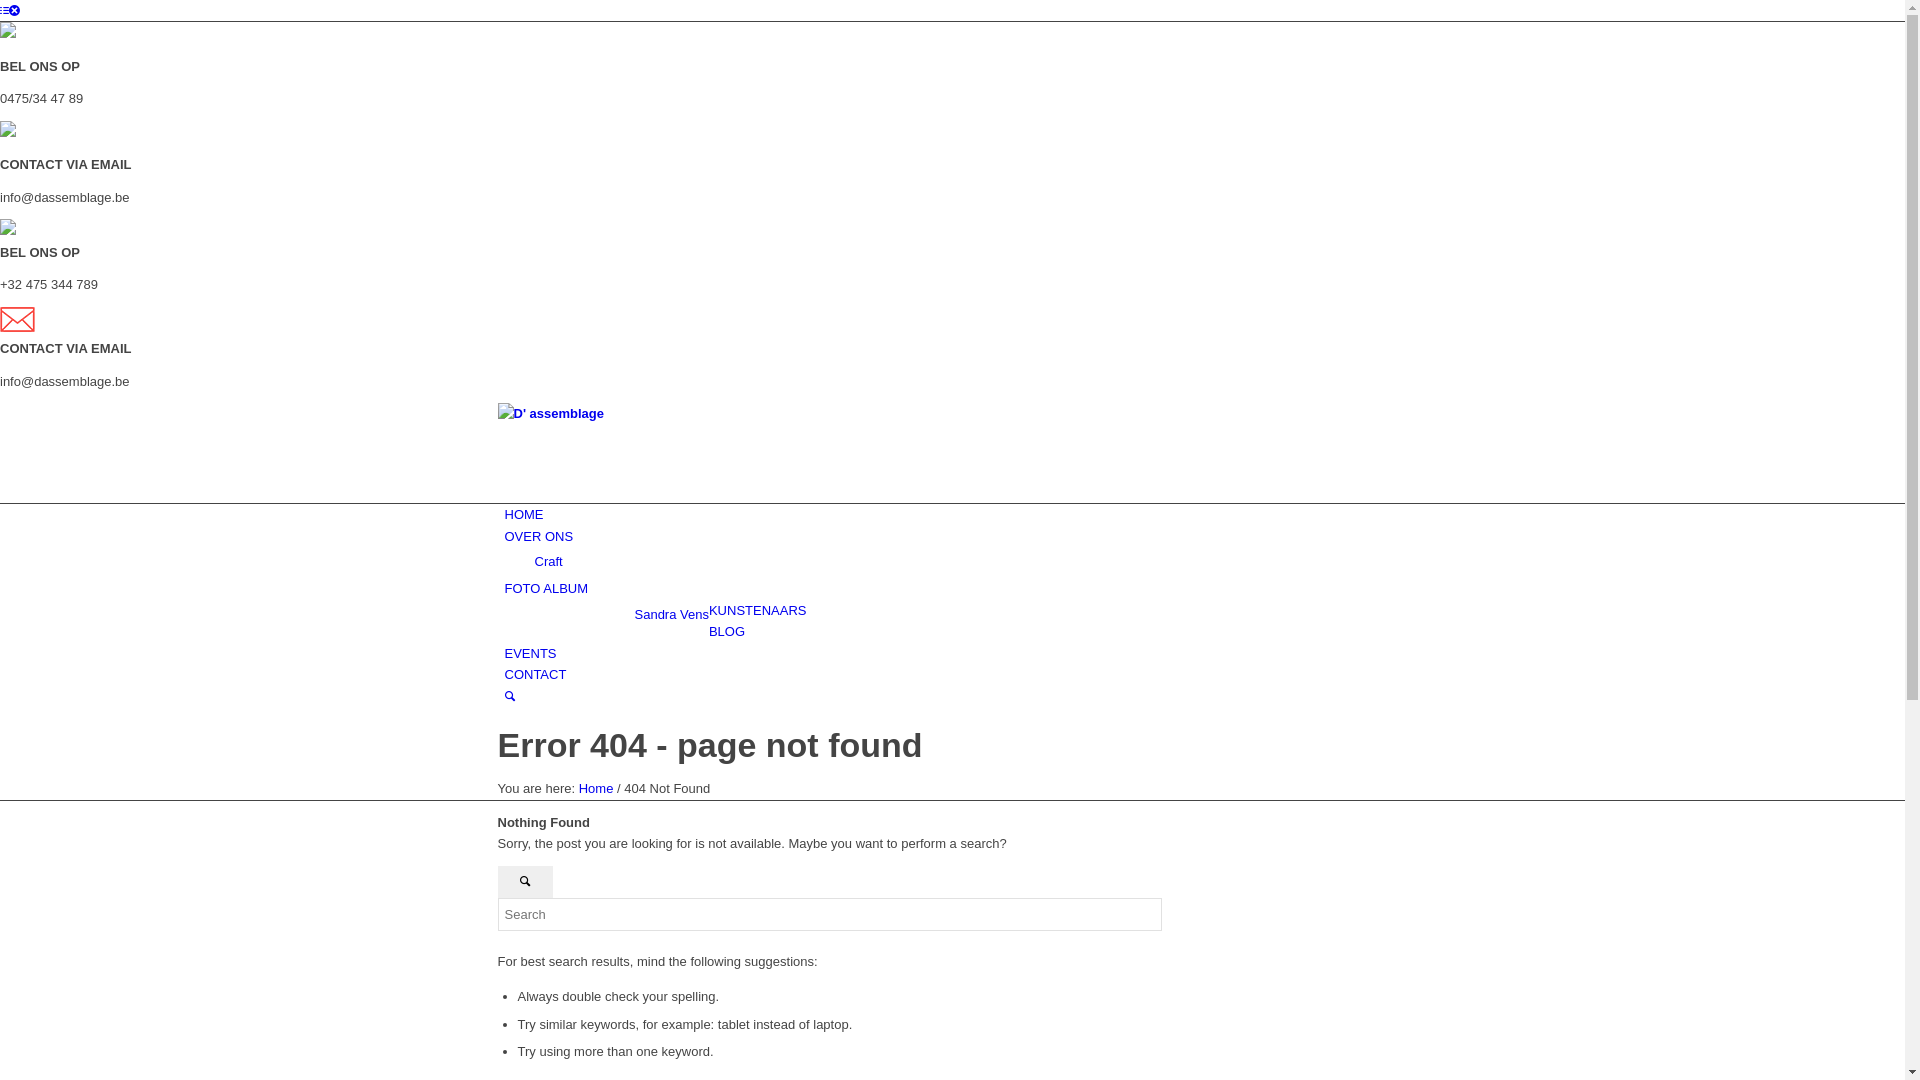 This screenshot has width=1920, height=1080. I want to click on 'Sandra Vens', so click(671, 613).